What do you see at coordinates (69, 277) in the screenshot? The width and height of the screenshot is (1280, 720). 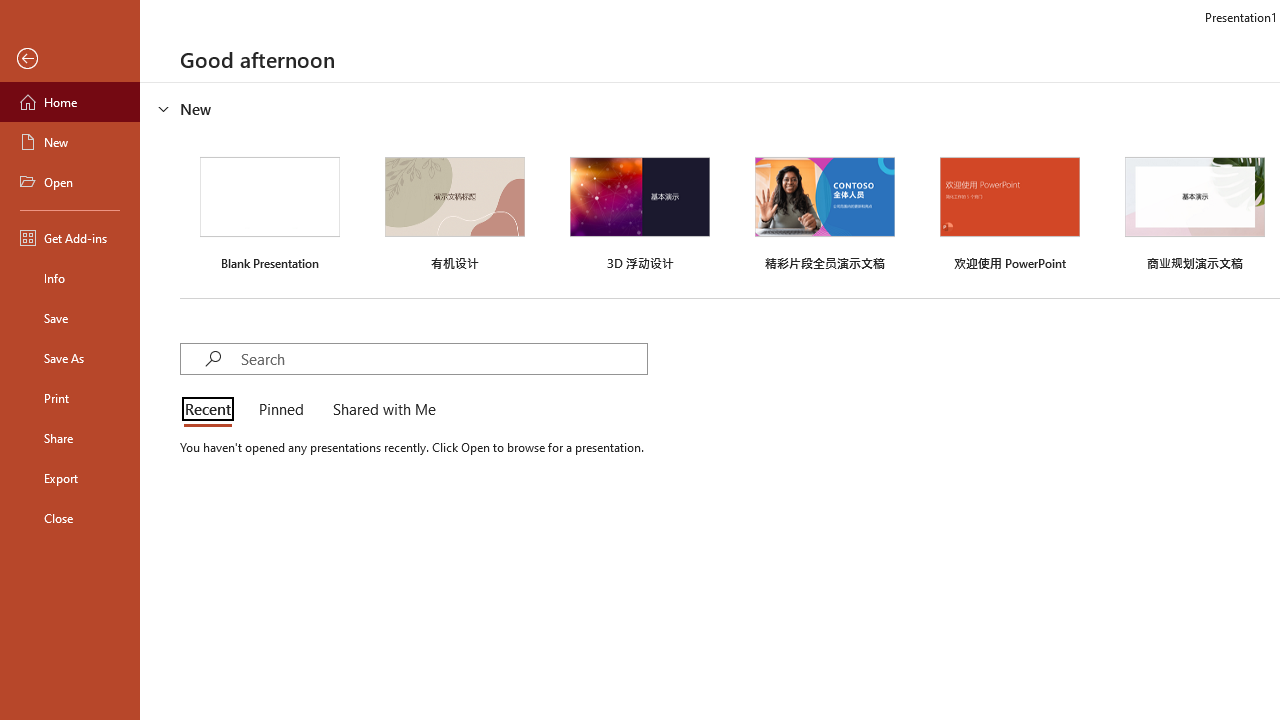 I see `'Info'` at bounding box center [69, 277].